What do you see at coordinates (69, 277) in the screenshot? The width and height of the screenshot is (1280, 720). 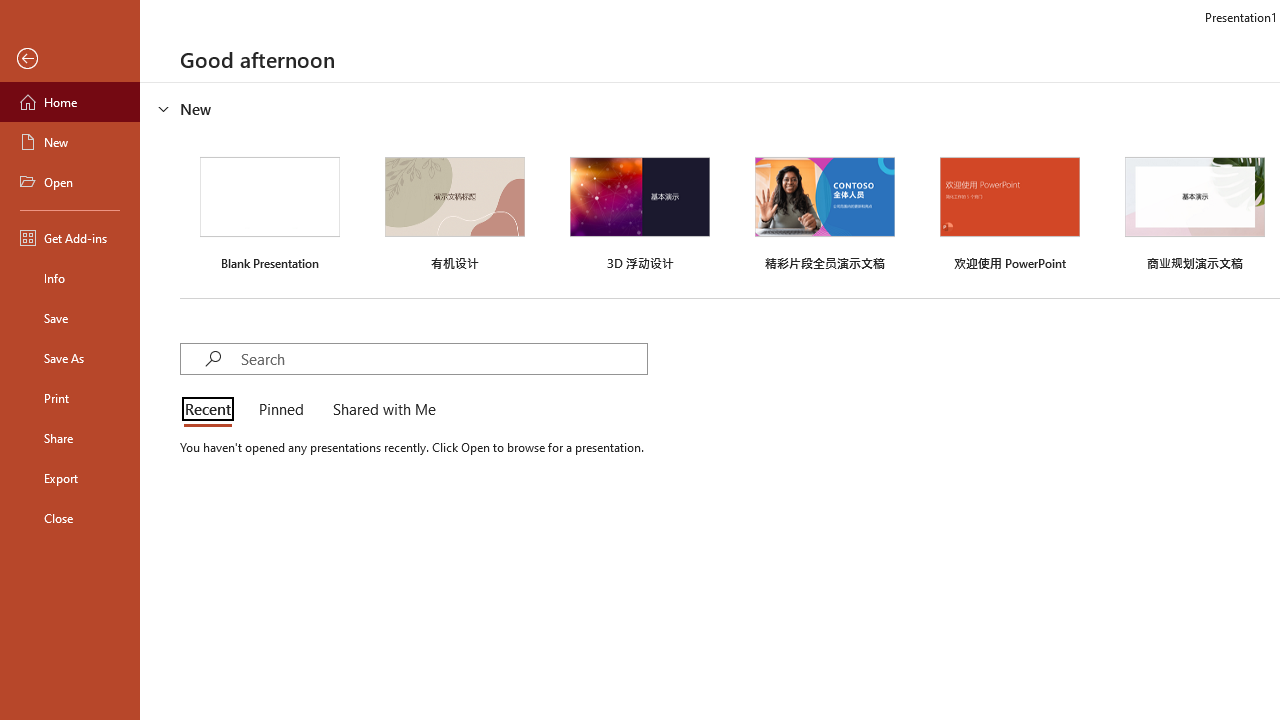 I see `'Info'` at bounding box center [69, 277].